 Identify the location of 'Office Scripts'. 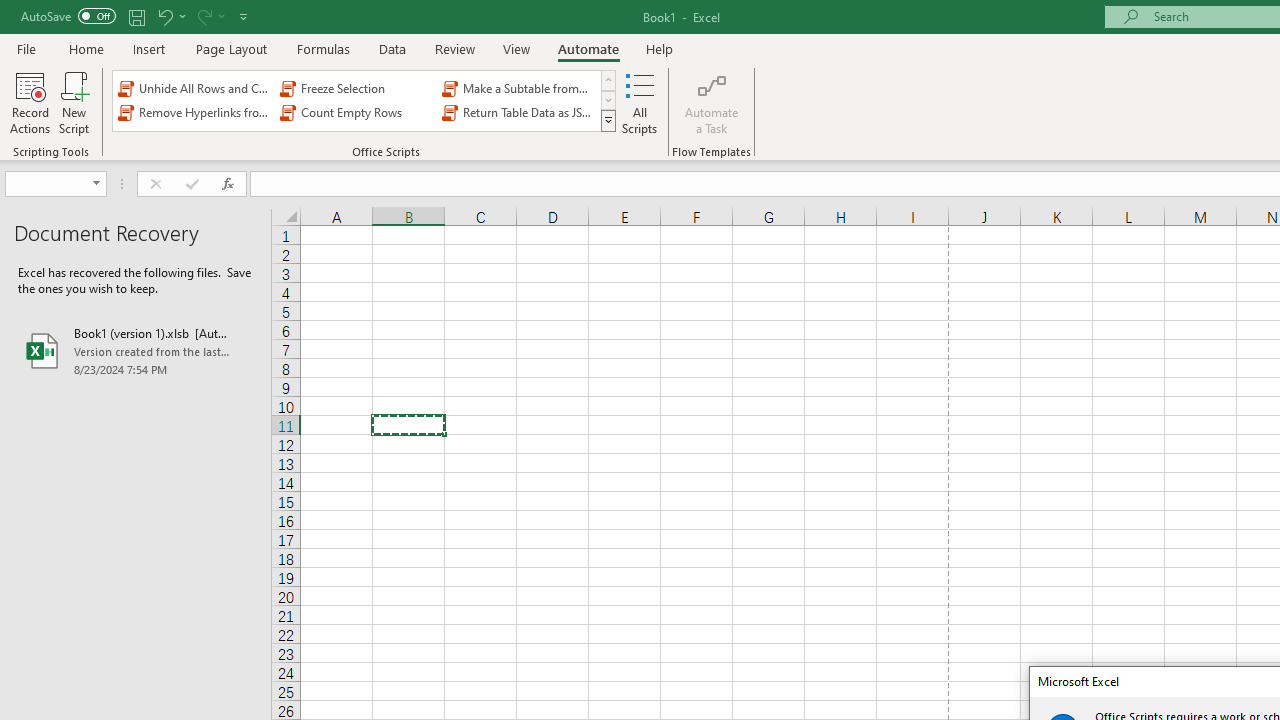
(607, 120).